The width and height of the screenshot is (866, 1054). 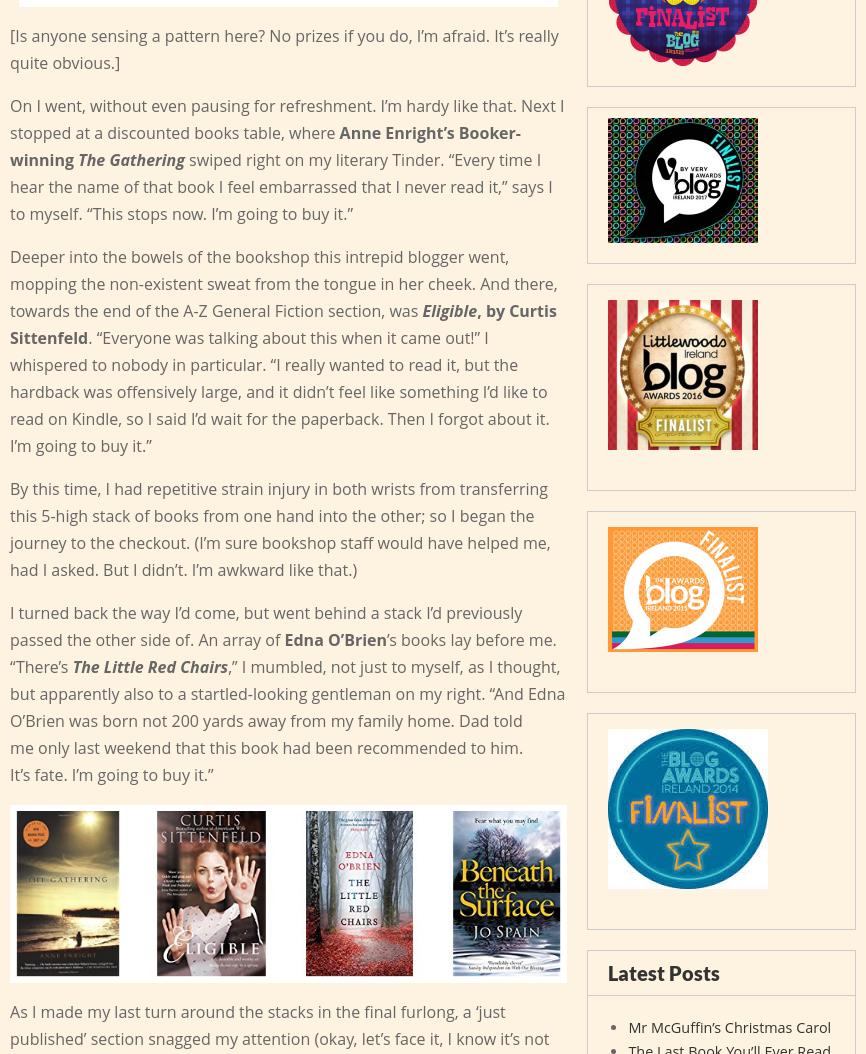 What do you see at coordinates (9, 323) in the screenshot?
I see `', by Curtis Sittenfeld'` at bounding box center [9, 323].